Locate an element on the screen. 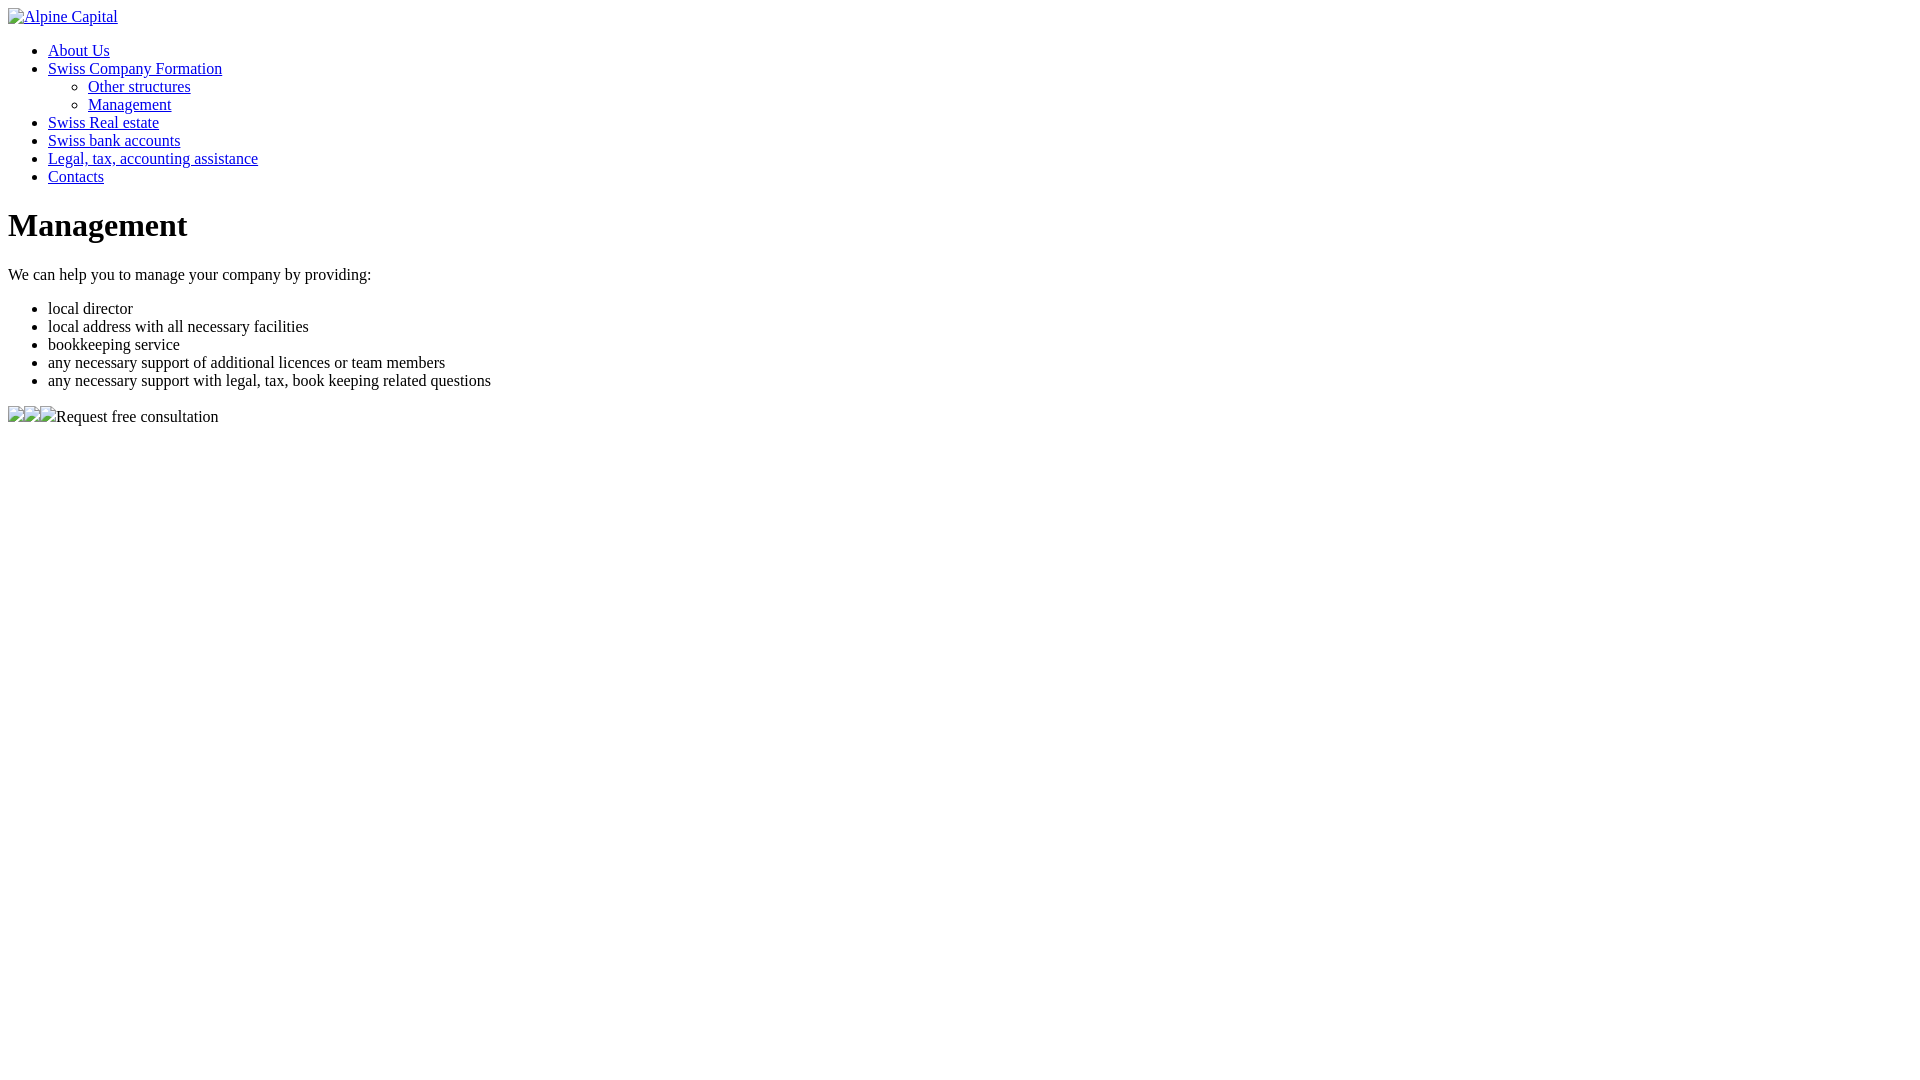  'Request free consultation' is located at coordinates (136, 415).